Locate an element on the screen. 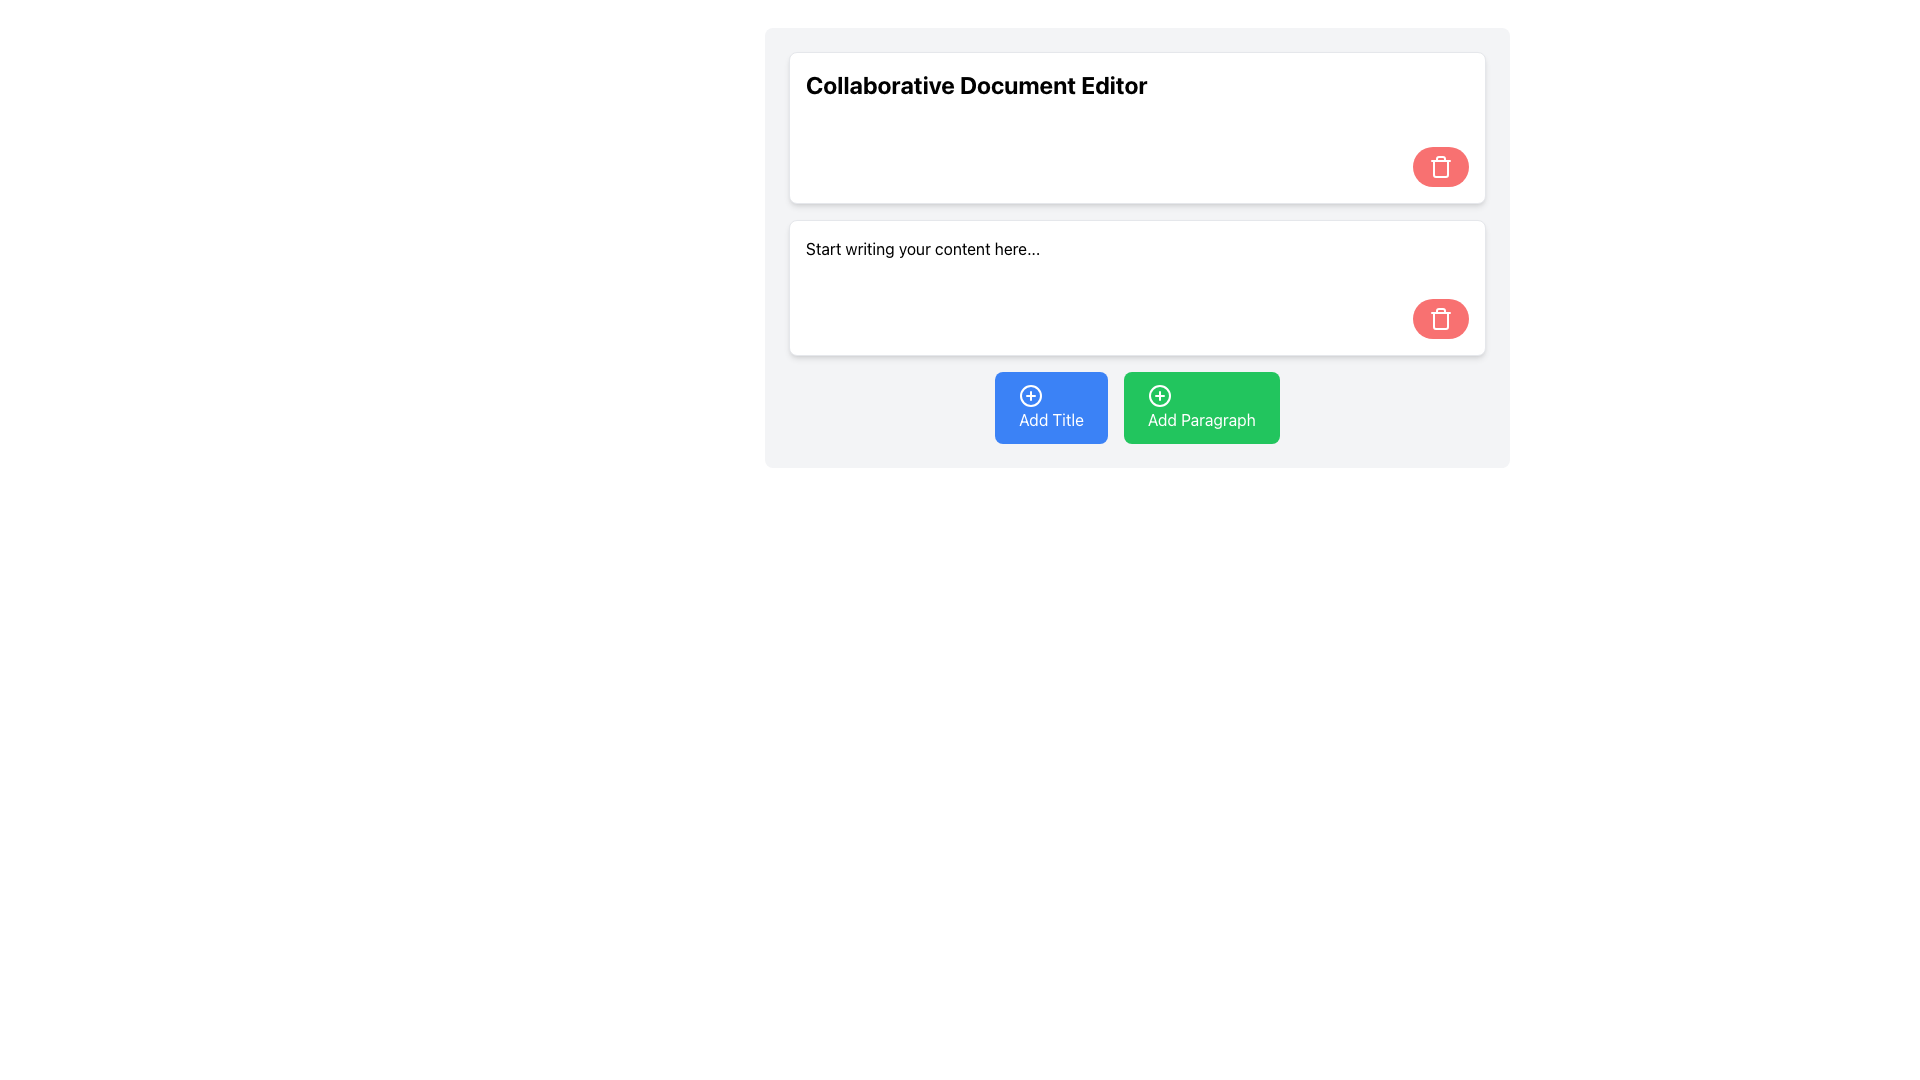 The height and width of the screenshot is (1080, 1920). the SVG Circle Element located in the center of the green 'Add Paragraph' button on the far right of the interface is located at coordinates (1159, 396).